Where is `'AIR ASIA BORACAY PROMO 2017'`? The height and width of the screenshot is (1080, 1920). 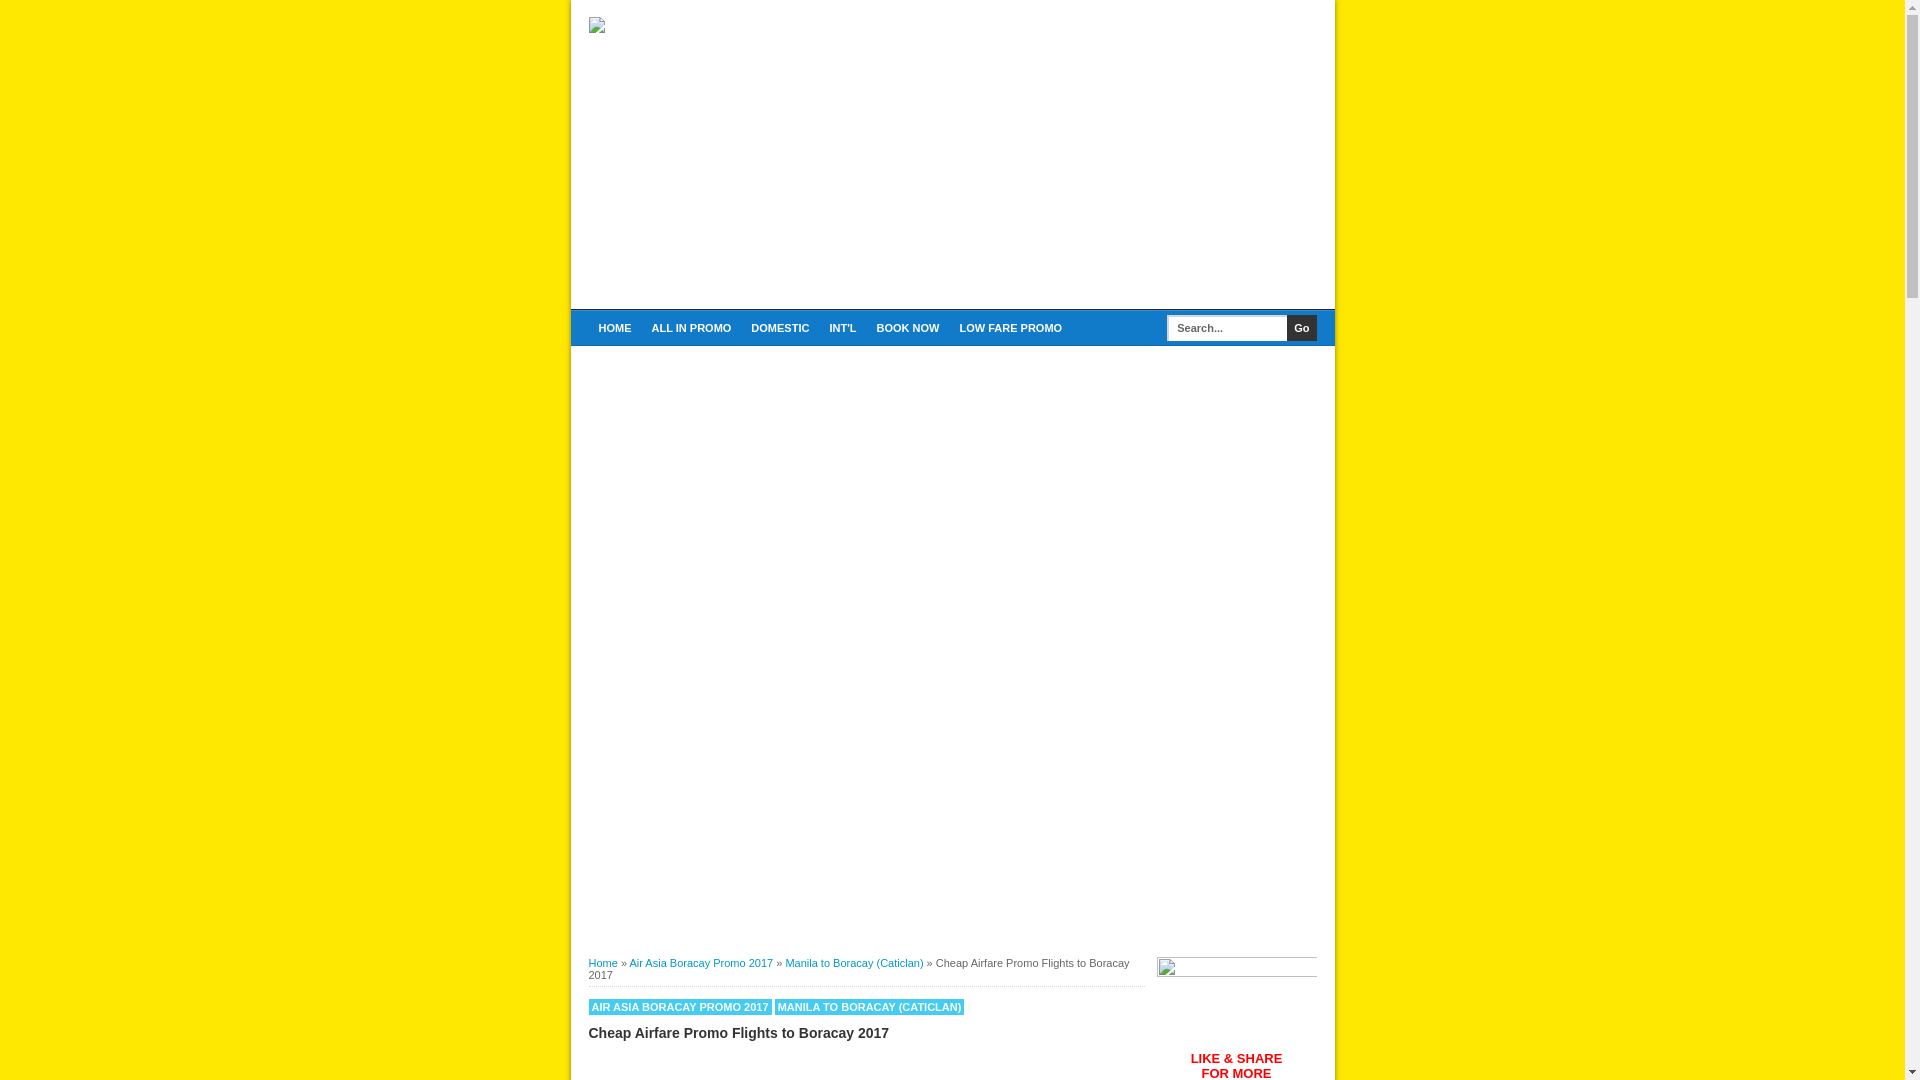
'AIR ASIA BORACAY PROMO 2017' is located at coordinates (679, 1006).